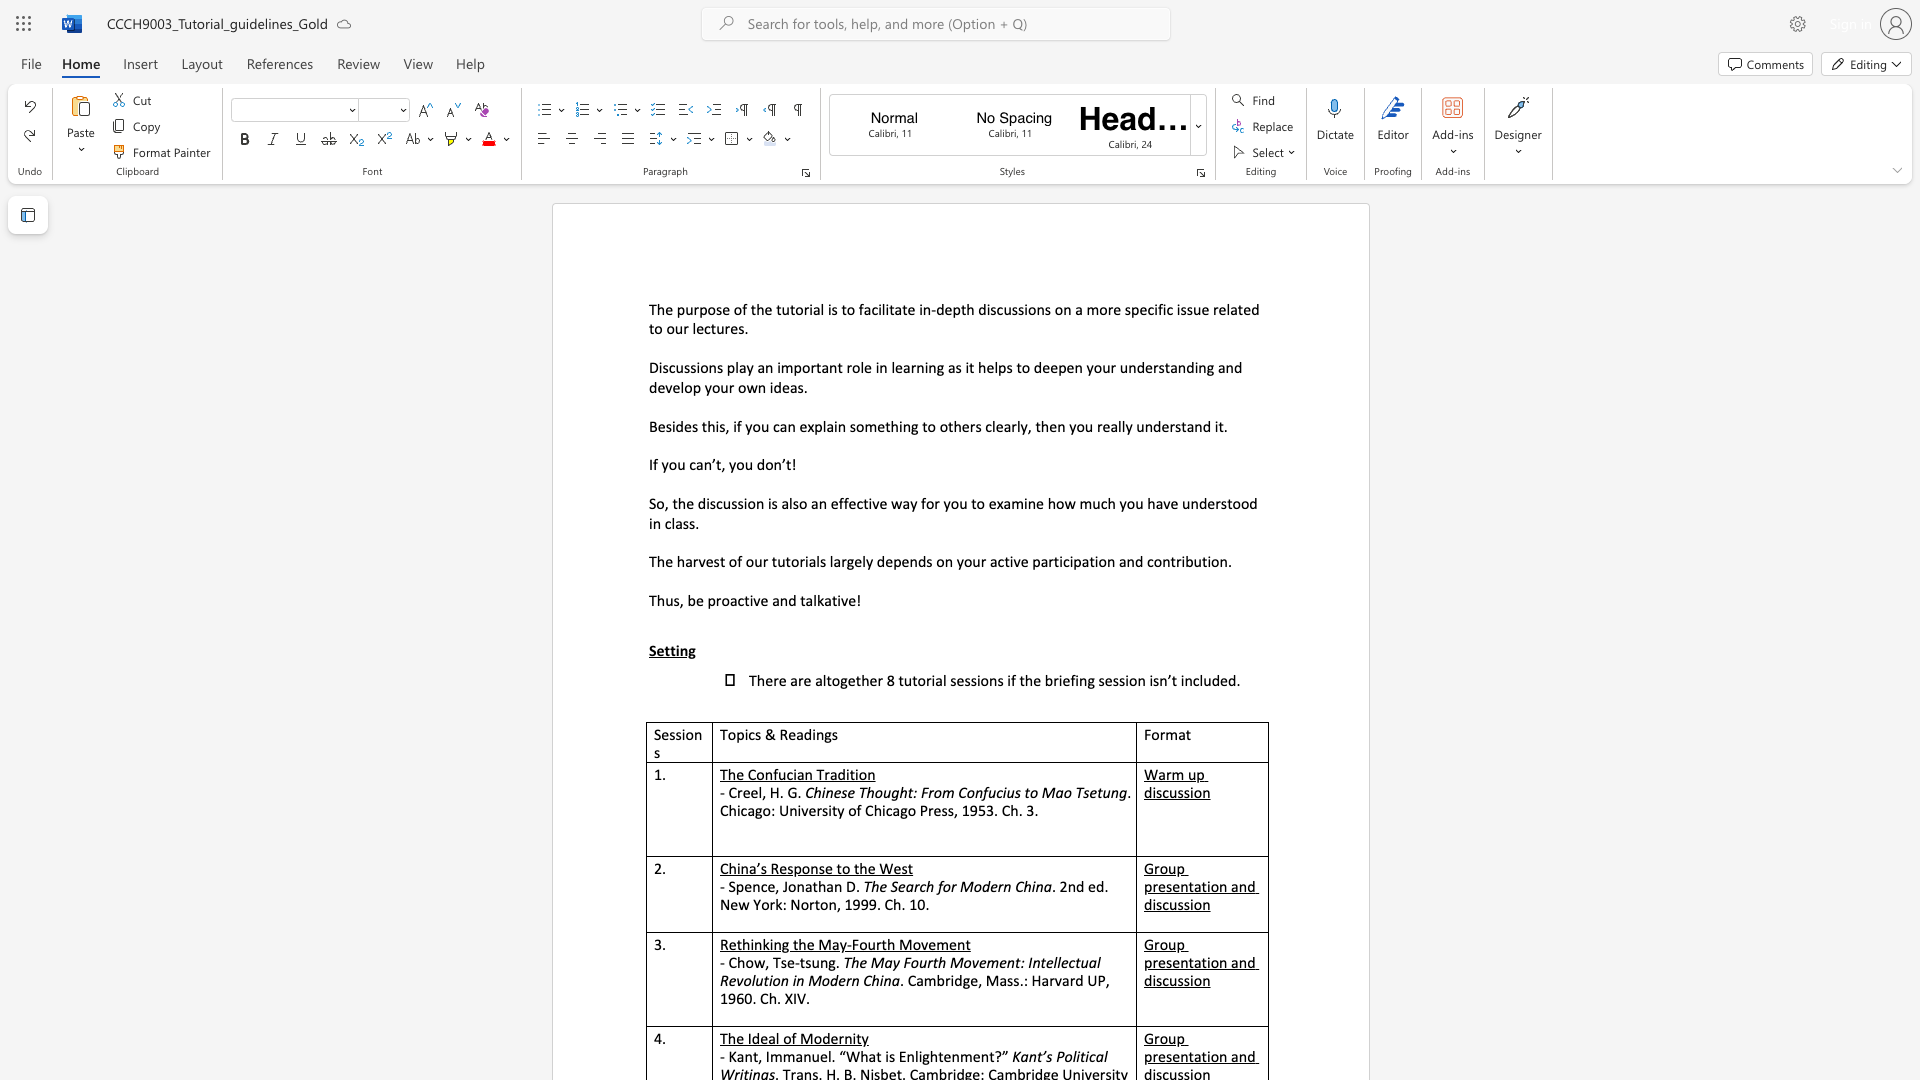 The height and width of the screenshot is (1080, 1920). Describe the element at coordinates (742, 791) in the screenshot. I see `the space between the continuous character "r" and "e" in the text` at that location.